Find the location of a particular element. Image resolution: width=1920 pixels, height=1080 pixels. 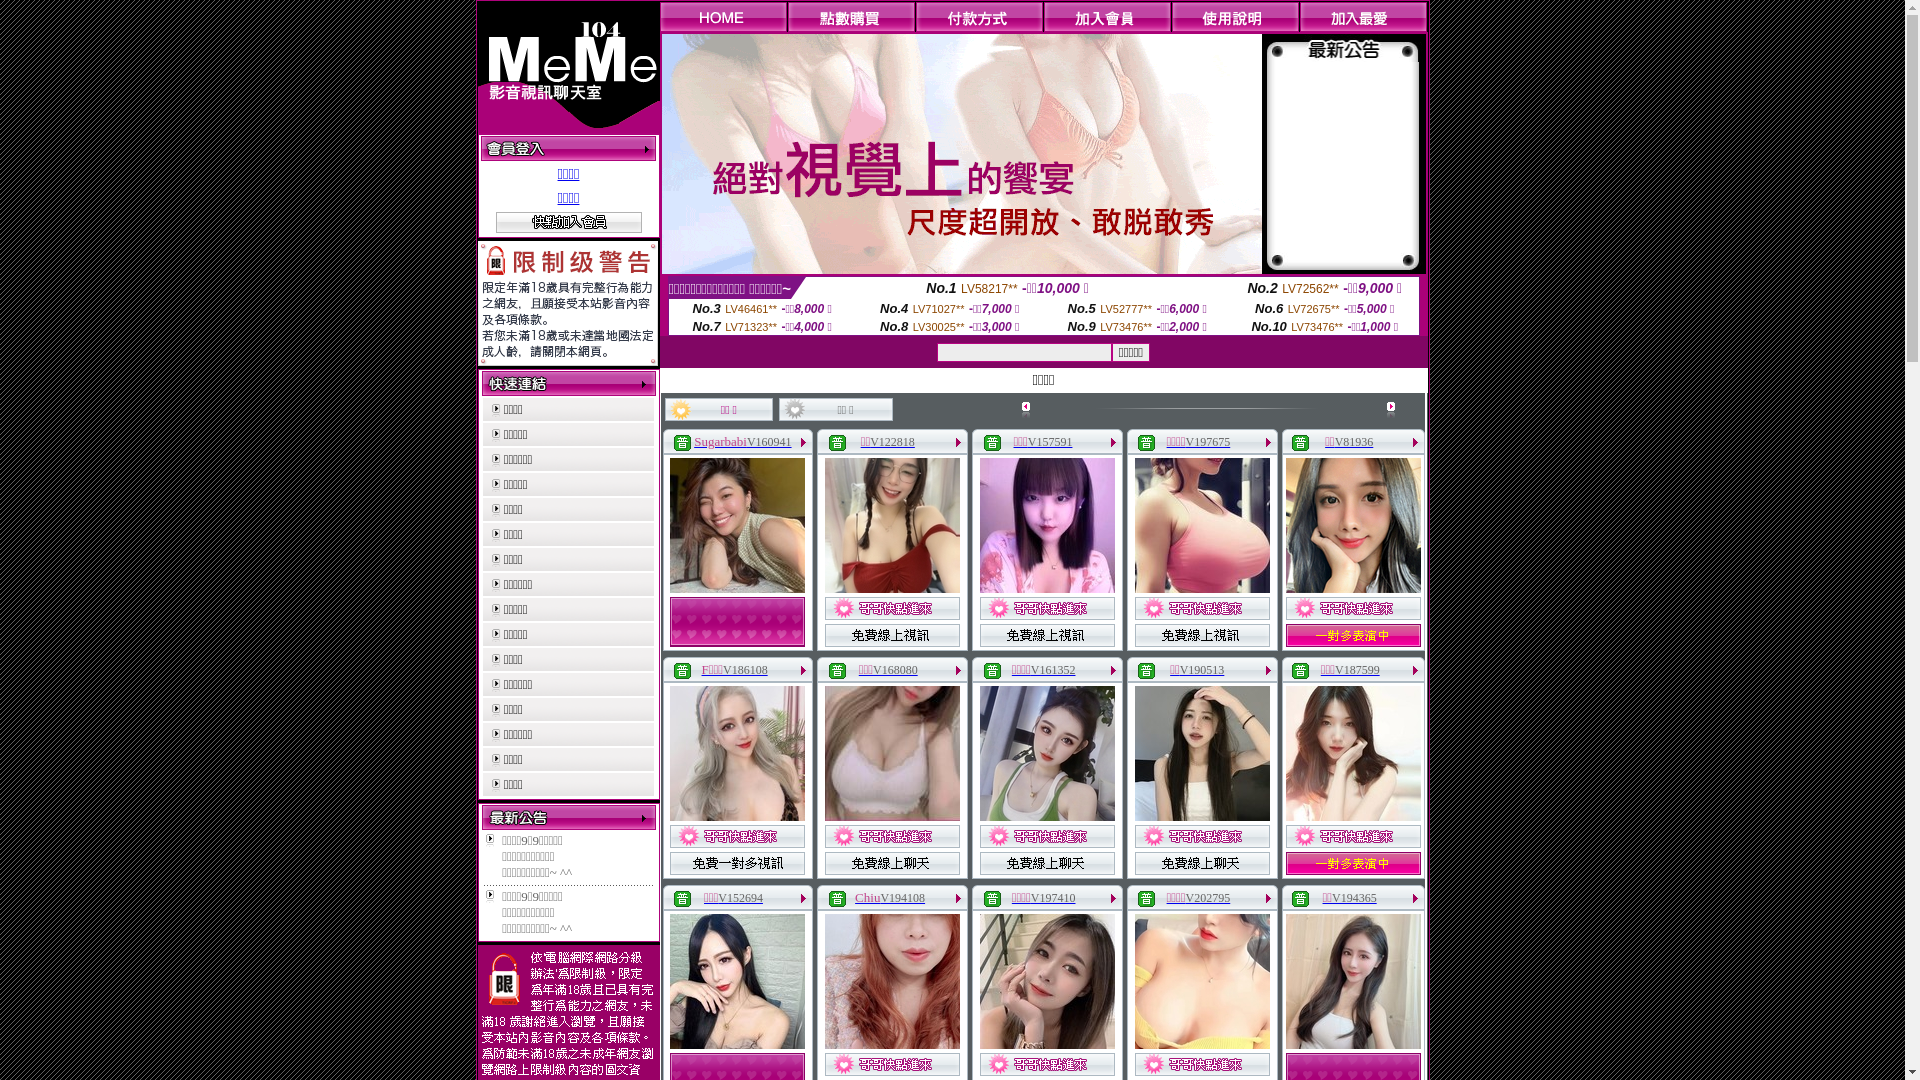

'V168080' is located at coordinates (894, 670).